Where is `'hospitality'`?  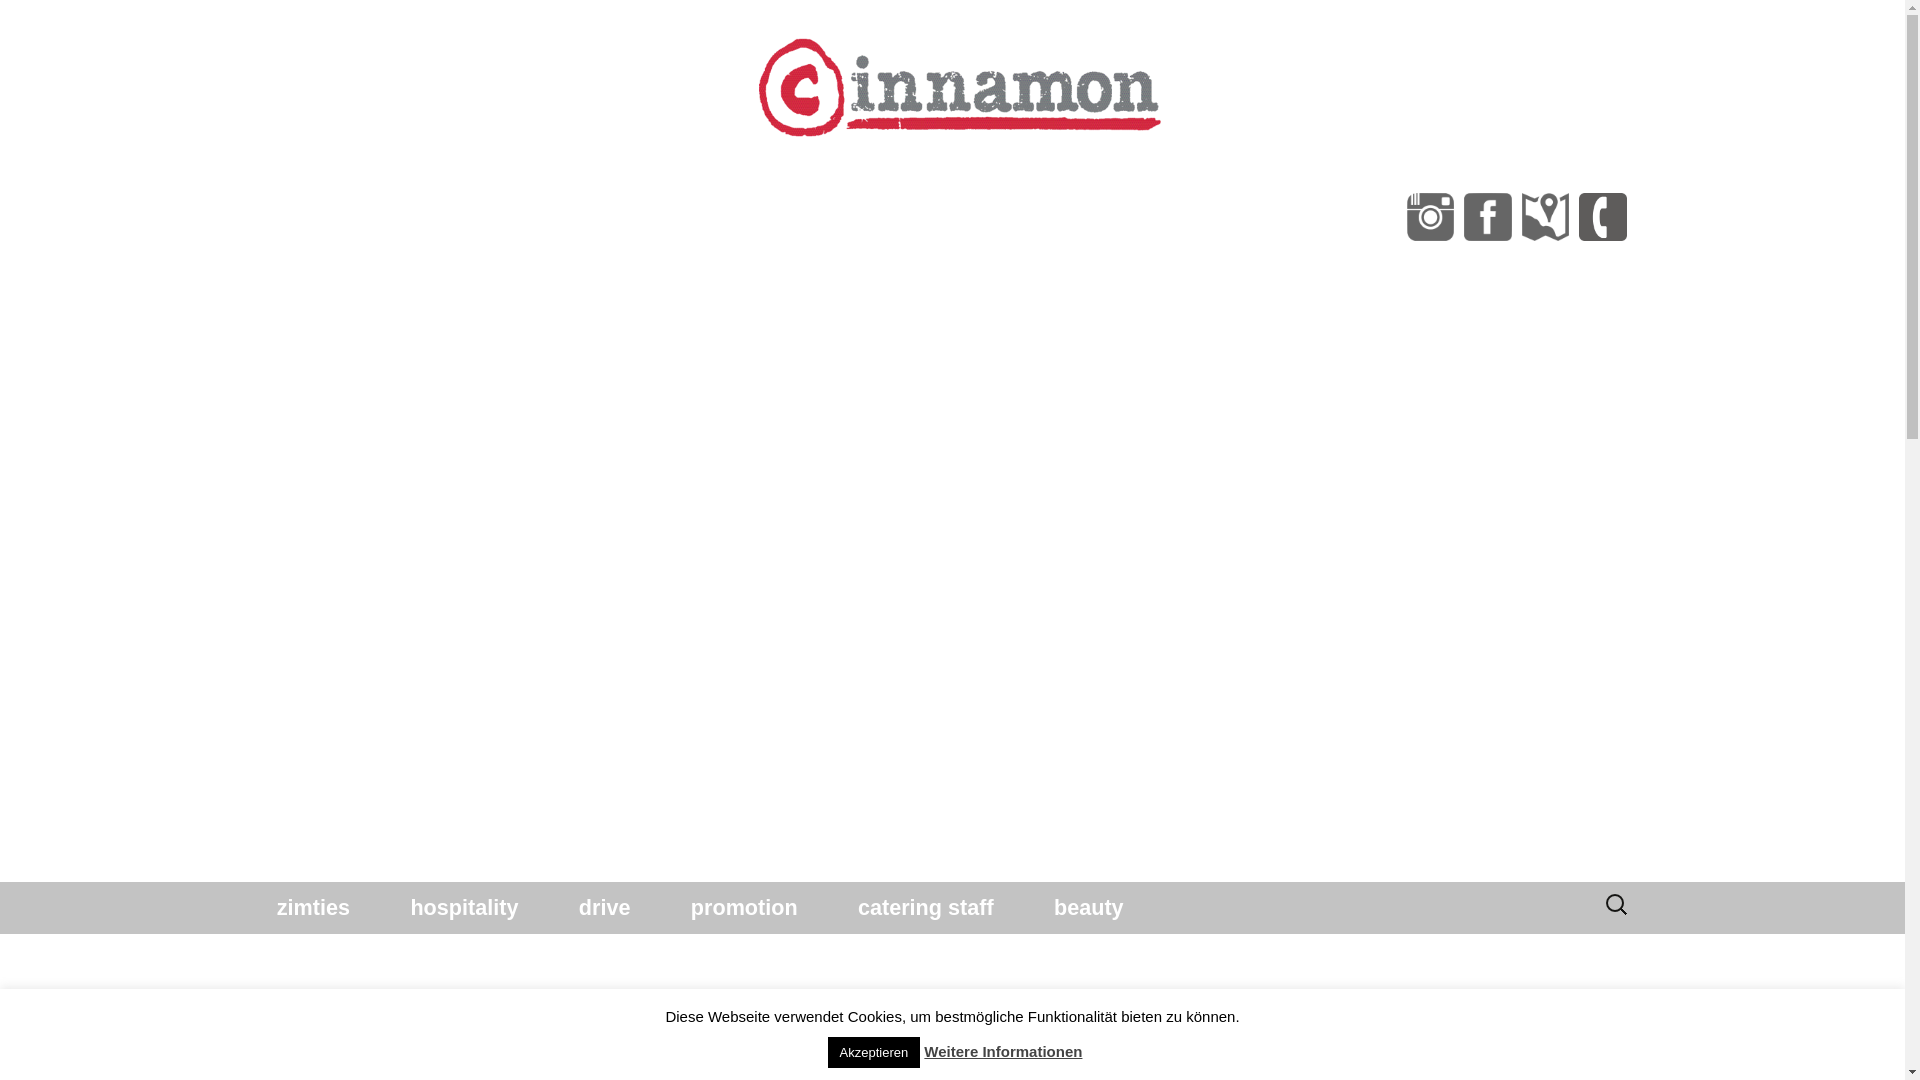 'hospitality' is located at coordinates (463, 907).